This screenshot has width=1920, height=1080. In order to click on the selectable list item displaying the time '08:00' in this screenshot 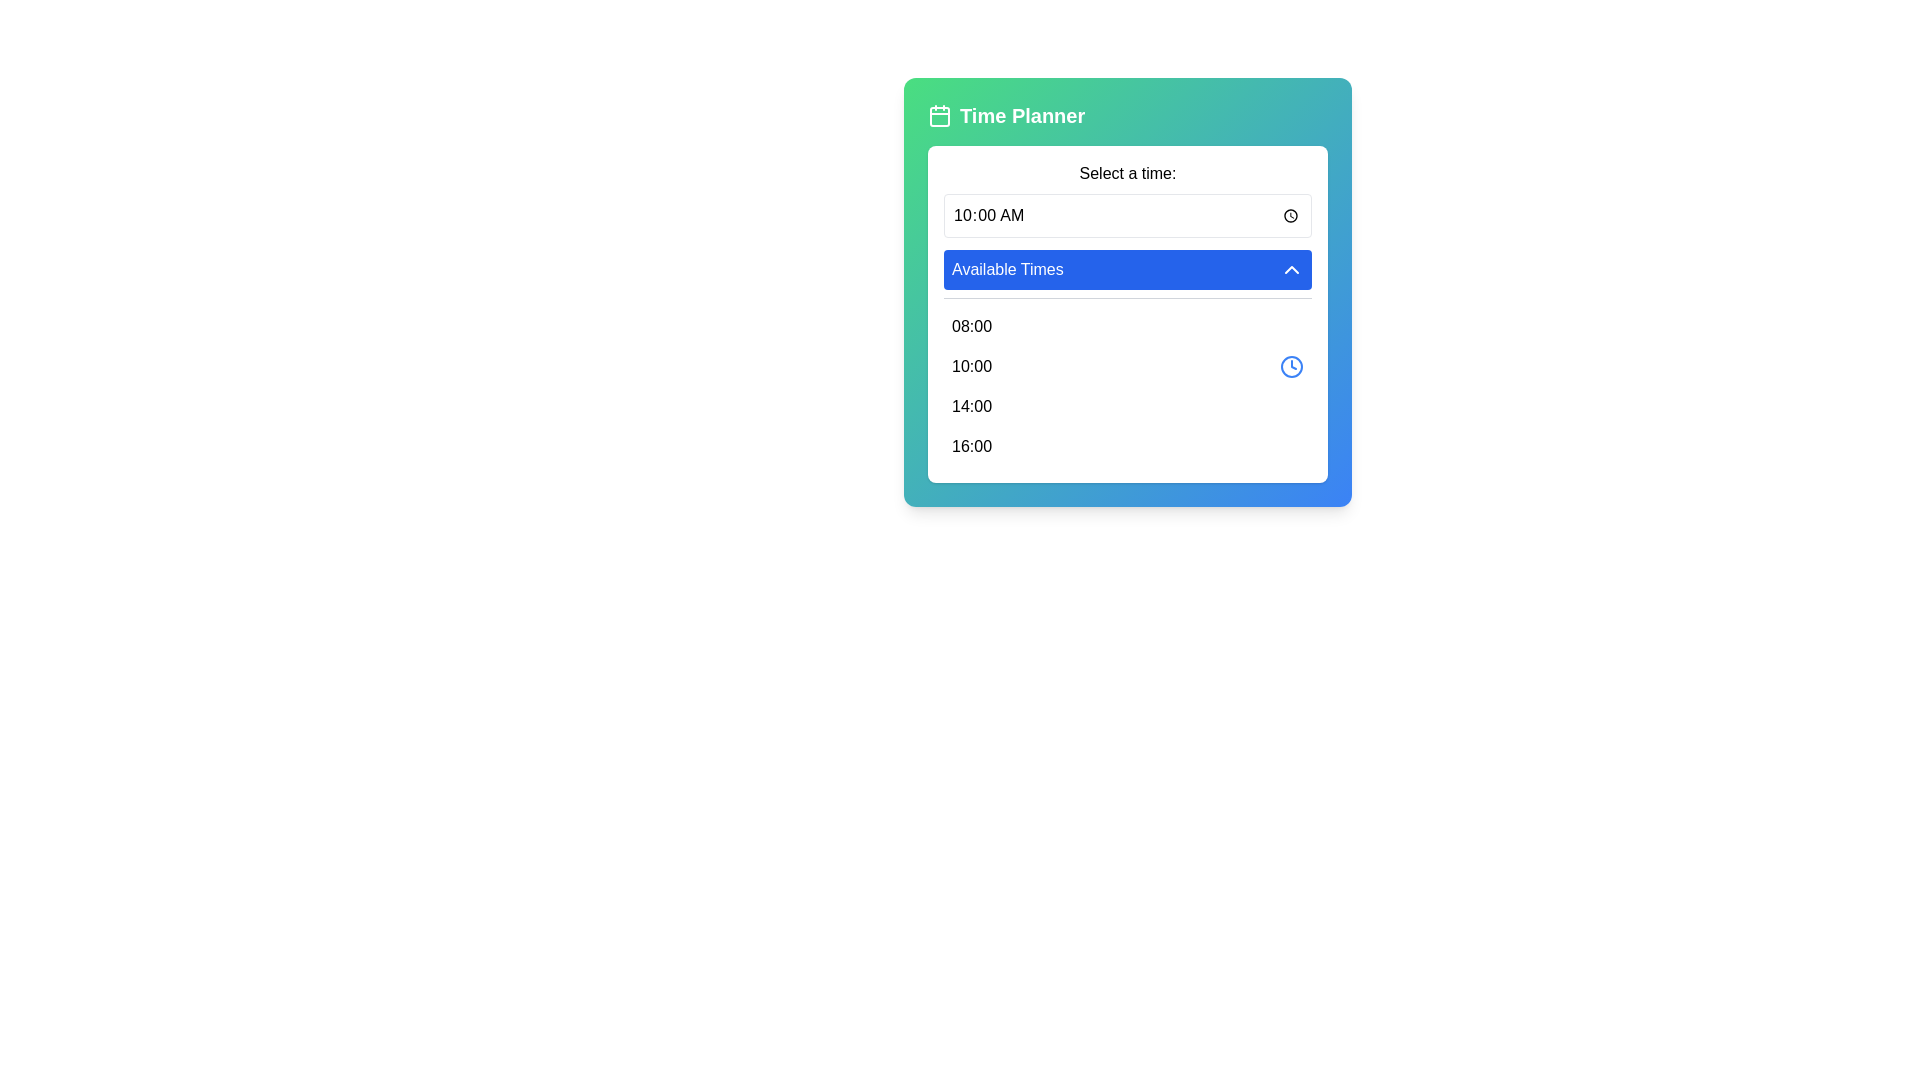, I will do `click(1128, 326)`.